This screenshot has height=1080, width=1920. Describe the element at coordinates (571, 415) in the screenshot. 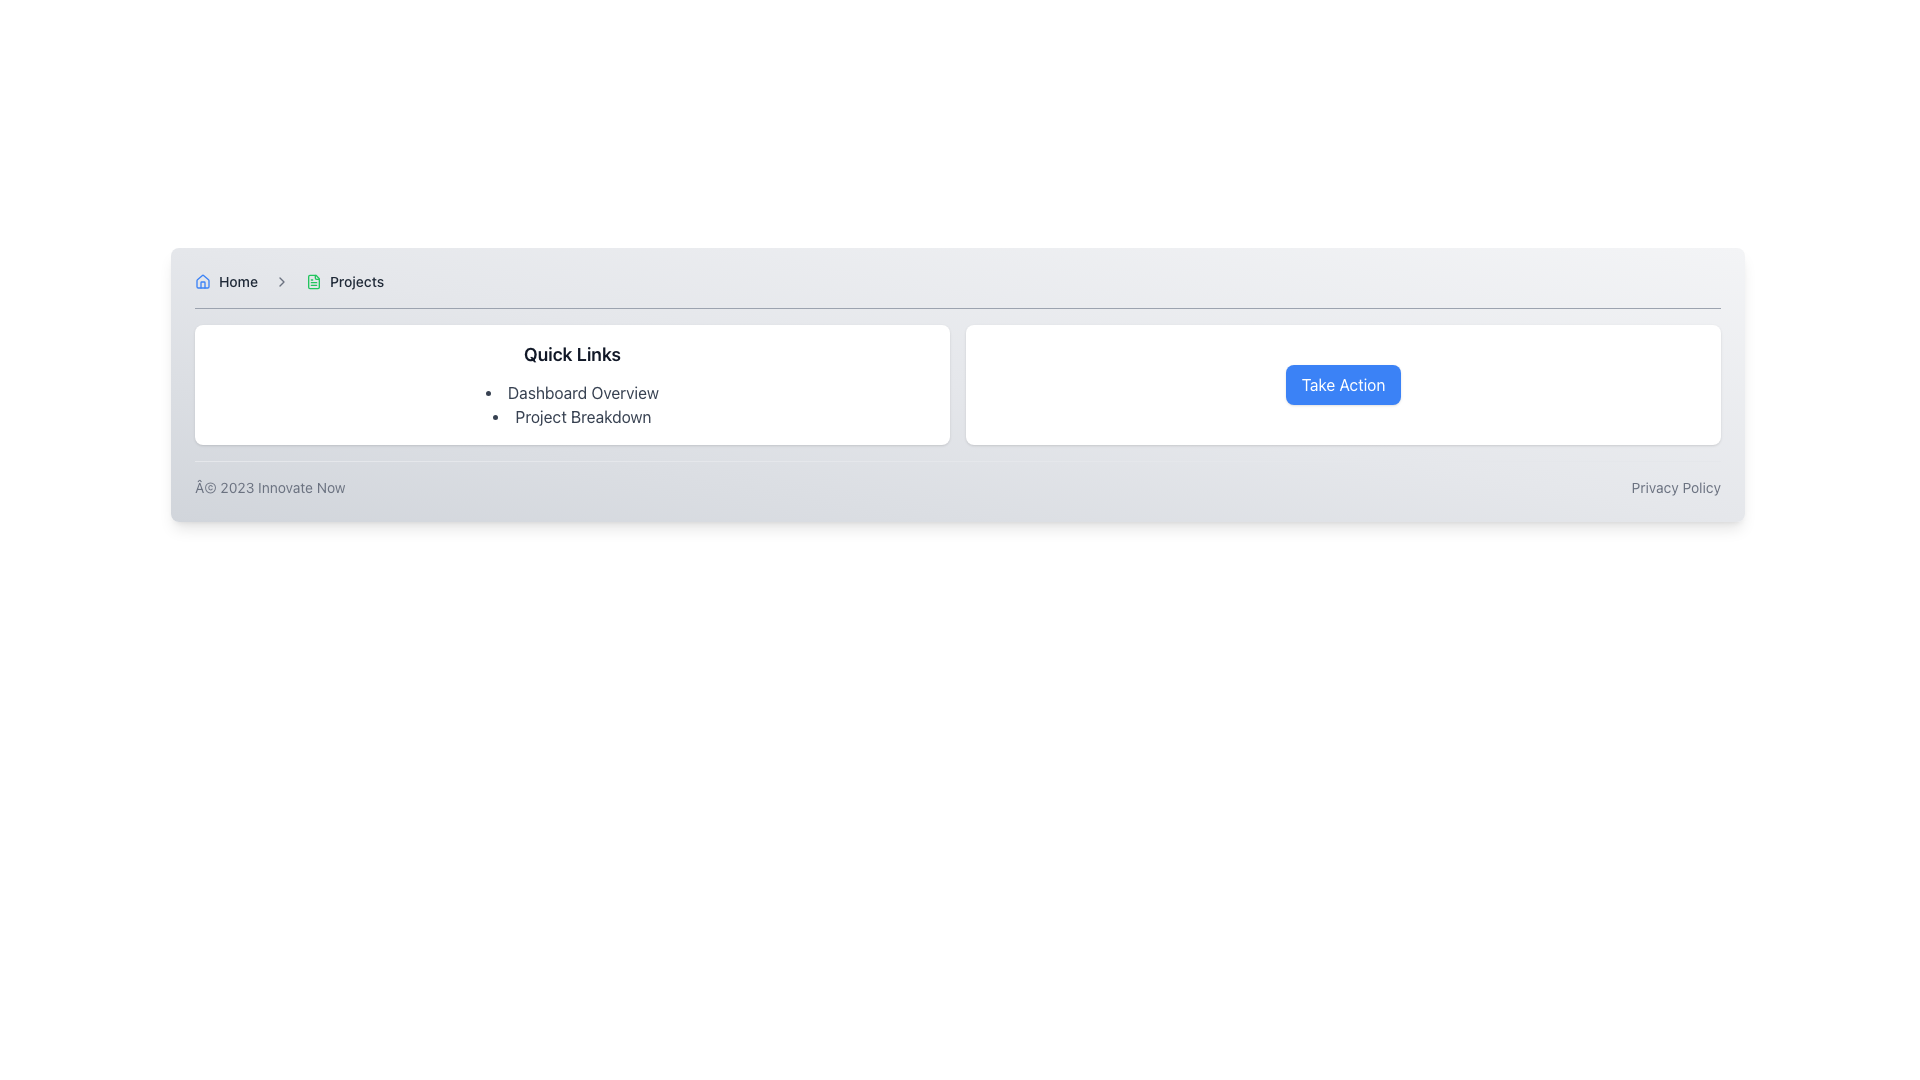

I see `the textual link labeled 'Project Breakdown' located beneath 'Dashboard Overview' in the 'Quick Links' section` at that location.